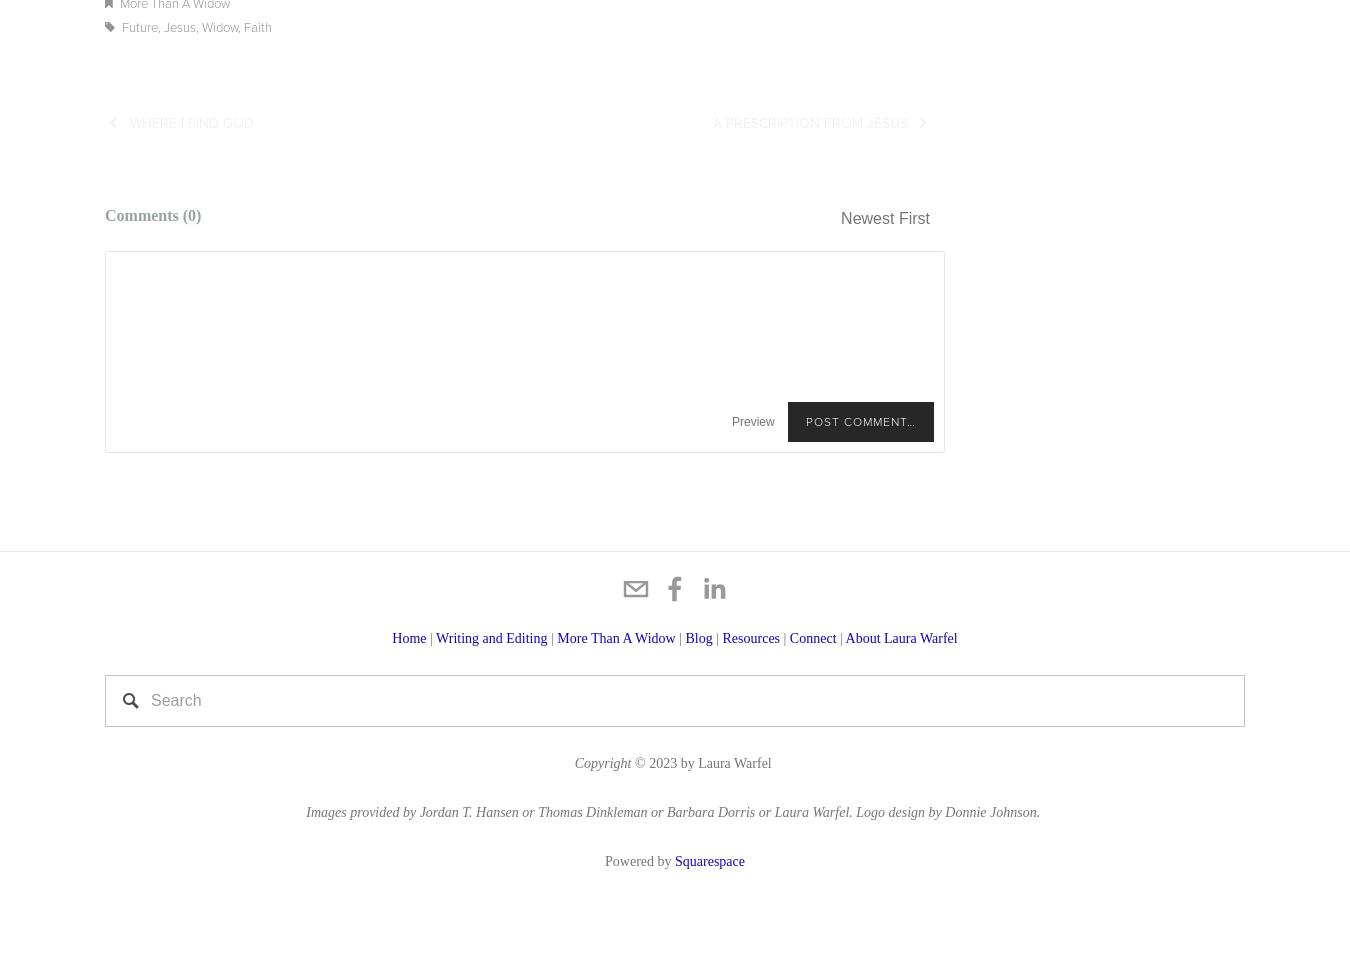 The image size is (1350, 957). Describe the element at coordinates (805, 421) in the screenshot. I see `'Post Comment…'` at that location.